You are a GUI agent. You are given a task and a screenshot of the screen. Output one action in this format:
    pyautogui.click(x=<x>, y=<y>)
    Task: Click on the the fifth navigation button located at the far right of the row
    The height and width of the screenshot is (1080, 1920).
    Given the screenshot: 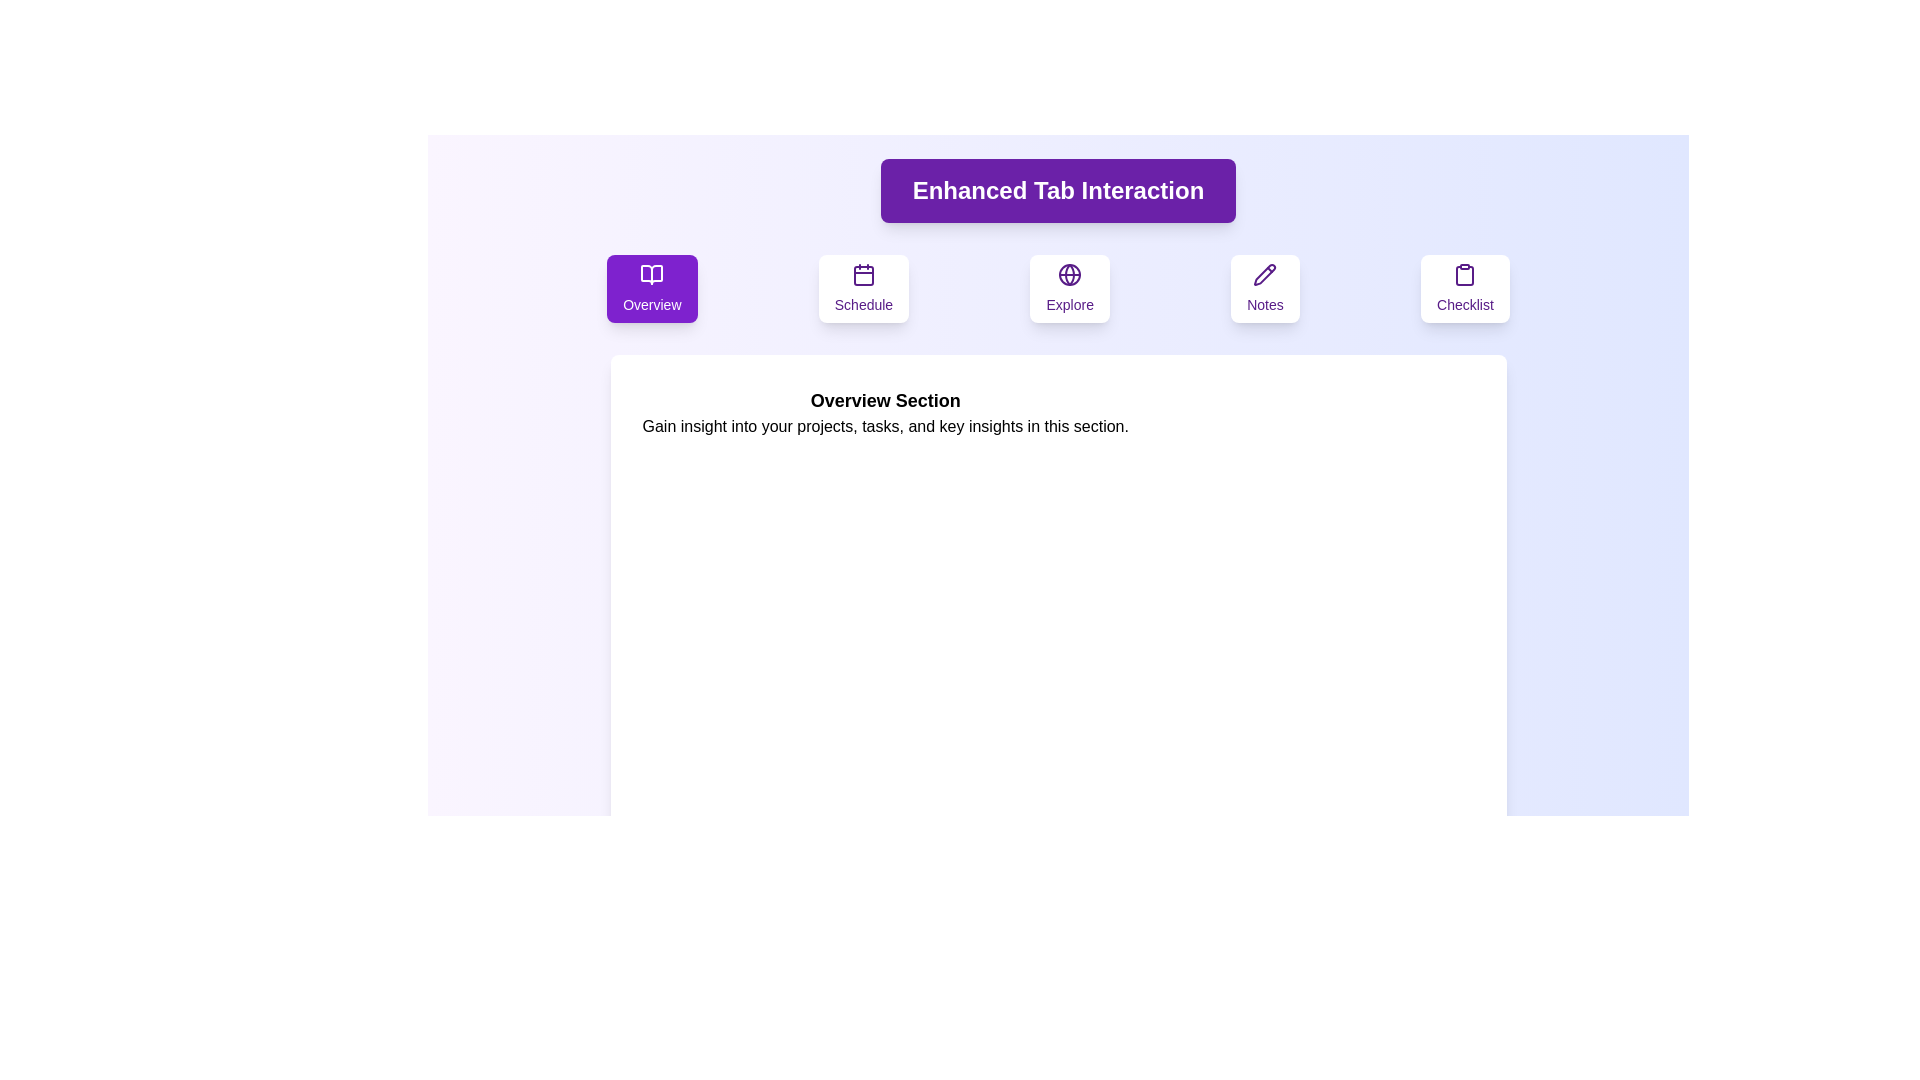 What is the action you would take?
    pyautogui.click(x=1465, y=289)
    